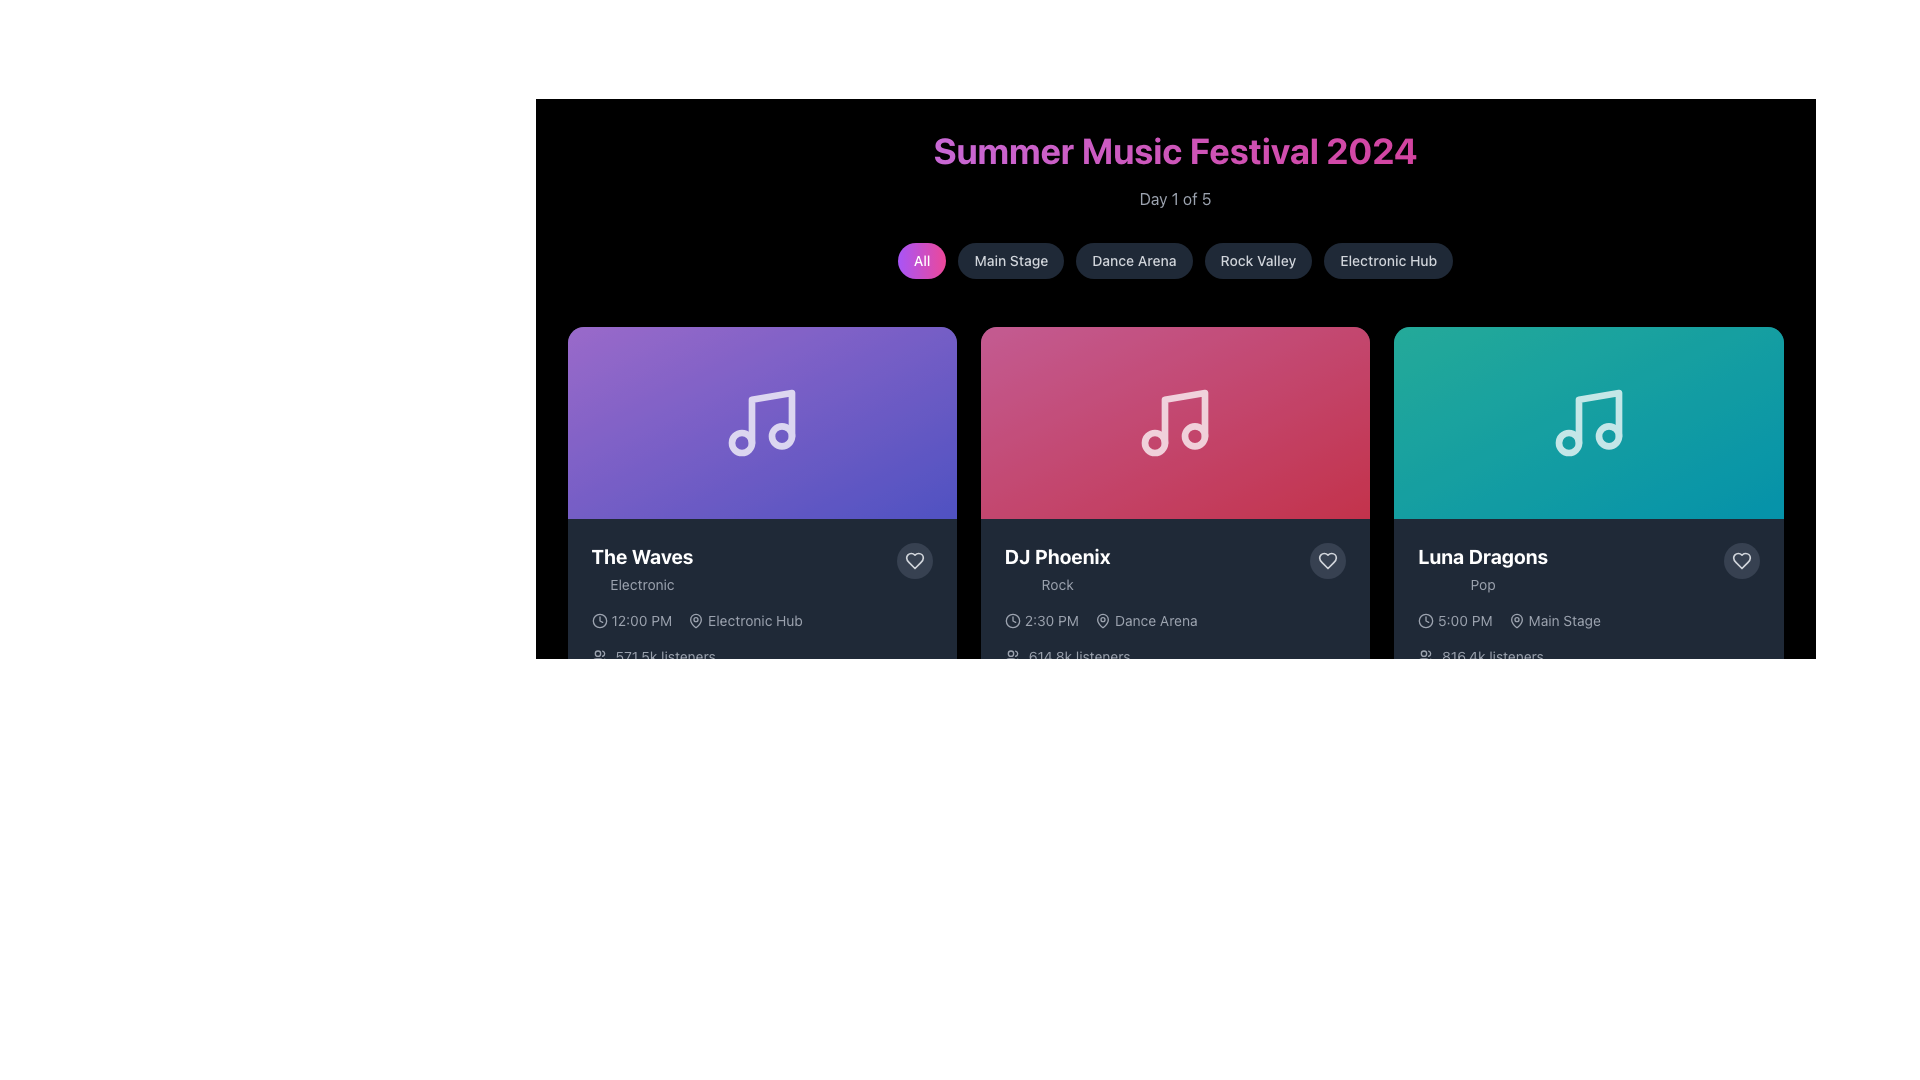 The height and width of the screenshot is (1080, 1920). What do you see at coordinates (1608, 435) in the screenshot?
I see `the small circular shape within the musical note icon located at the top section of the third card for the 'Luna Dragons' event, which has a teal gradient background` at bounding box center [1608, 435].